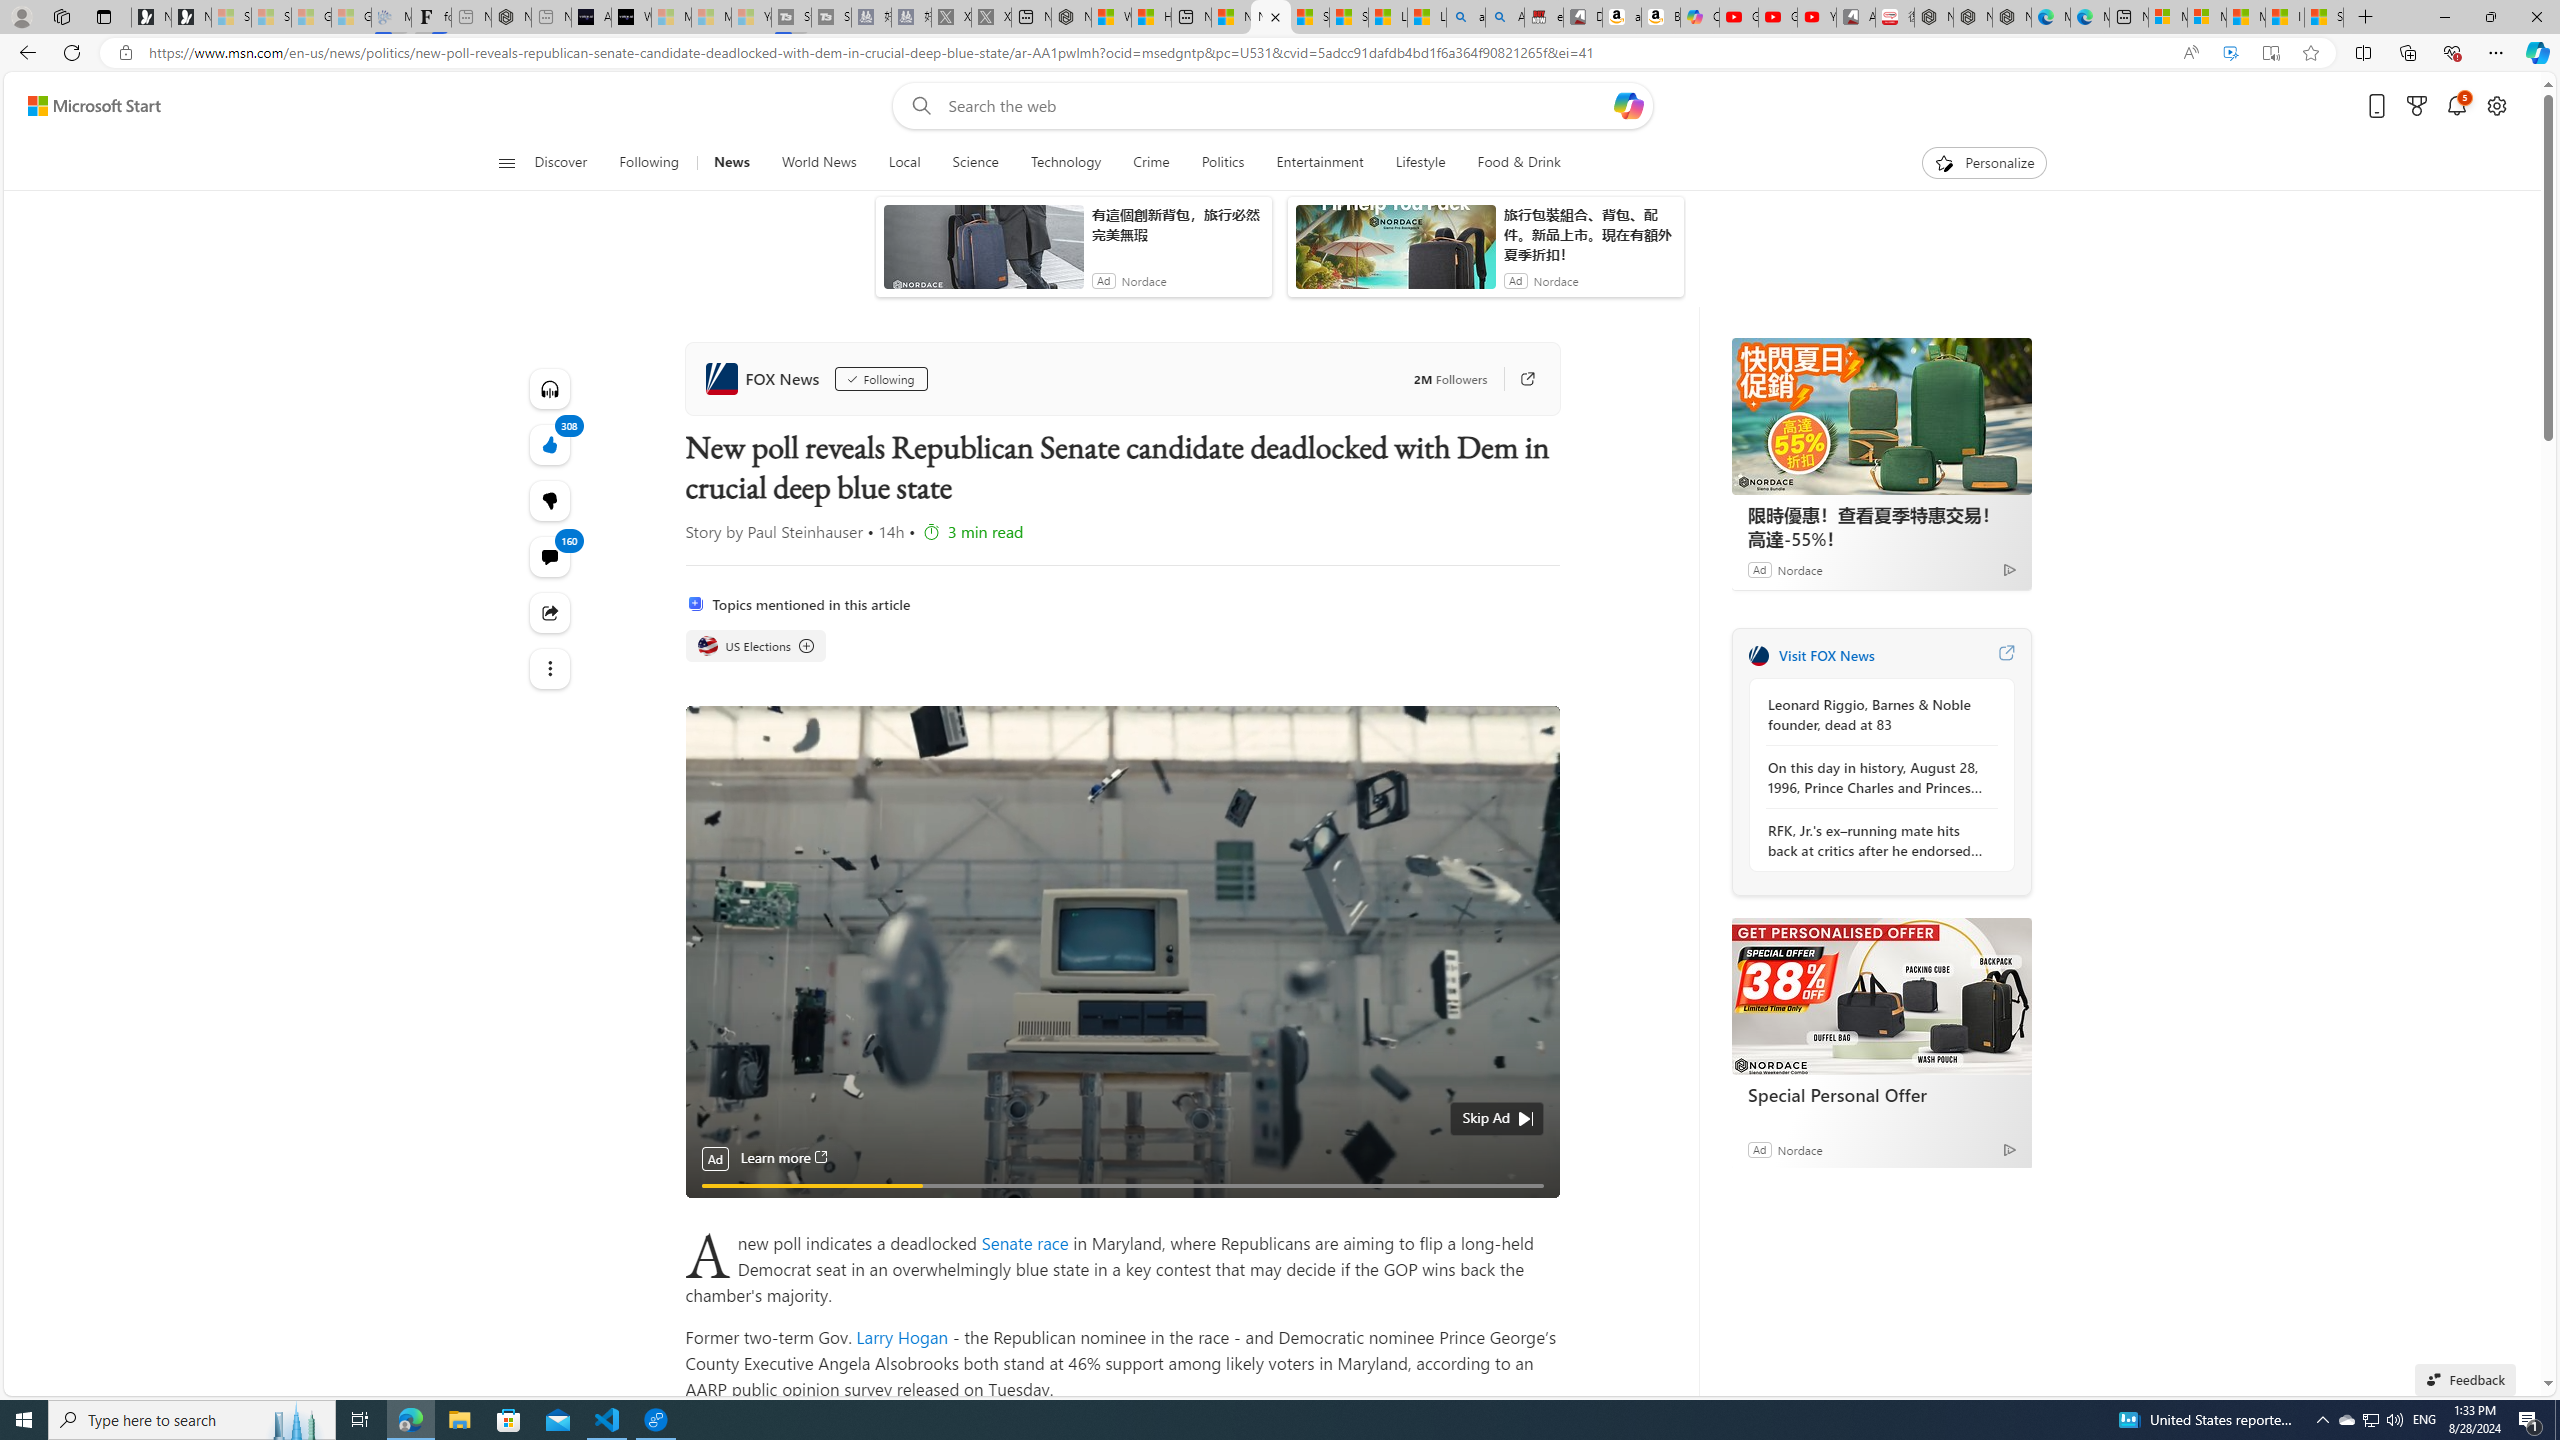 This screenshot has height=1440, width=2560. I want to click on 'Gloom - YouTube', so click(1777, 16).